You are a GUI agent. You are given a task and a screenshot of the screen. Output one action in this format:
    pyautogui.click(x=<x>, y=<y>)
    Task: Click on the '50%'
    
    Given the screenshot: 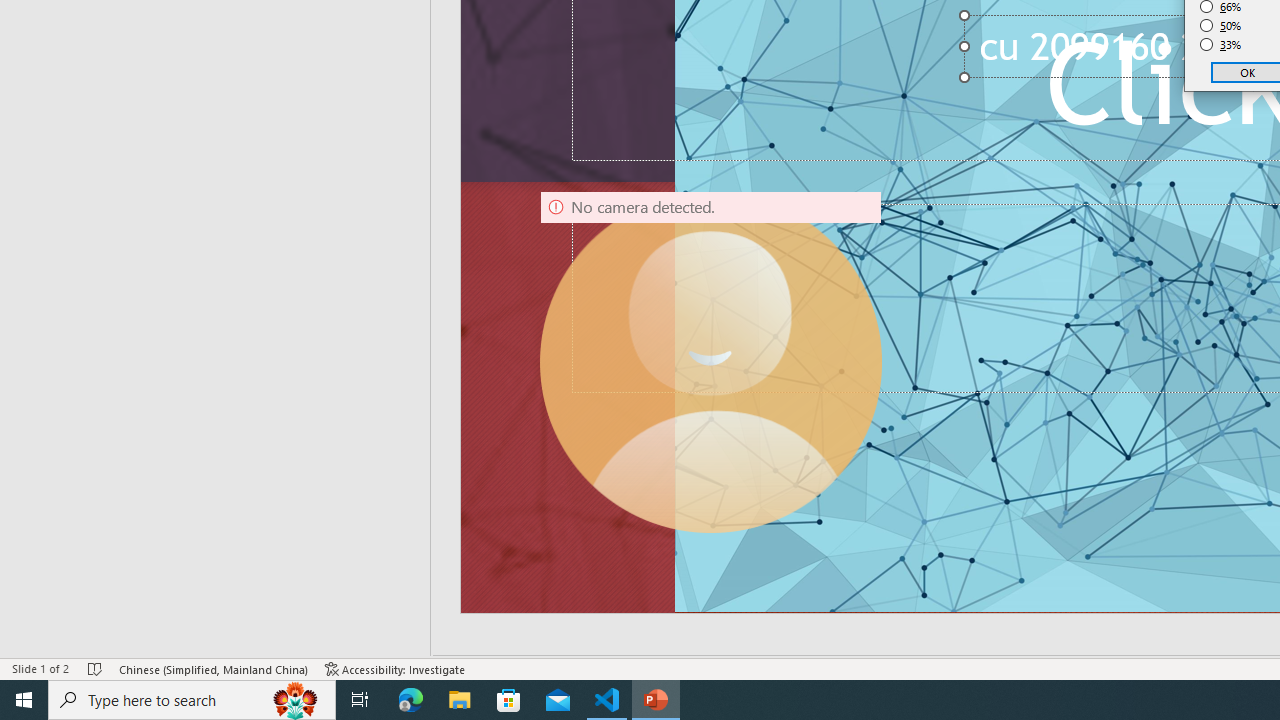 What is the action you would take?
    pyautogui.click(x=1220, y=25)
    